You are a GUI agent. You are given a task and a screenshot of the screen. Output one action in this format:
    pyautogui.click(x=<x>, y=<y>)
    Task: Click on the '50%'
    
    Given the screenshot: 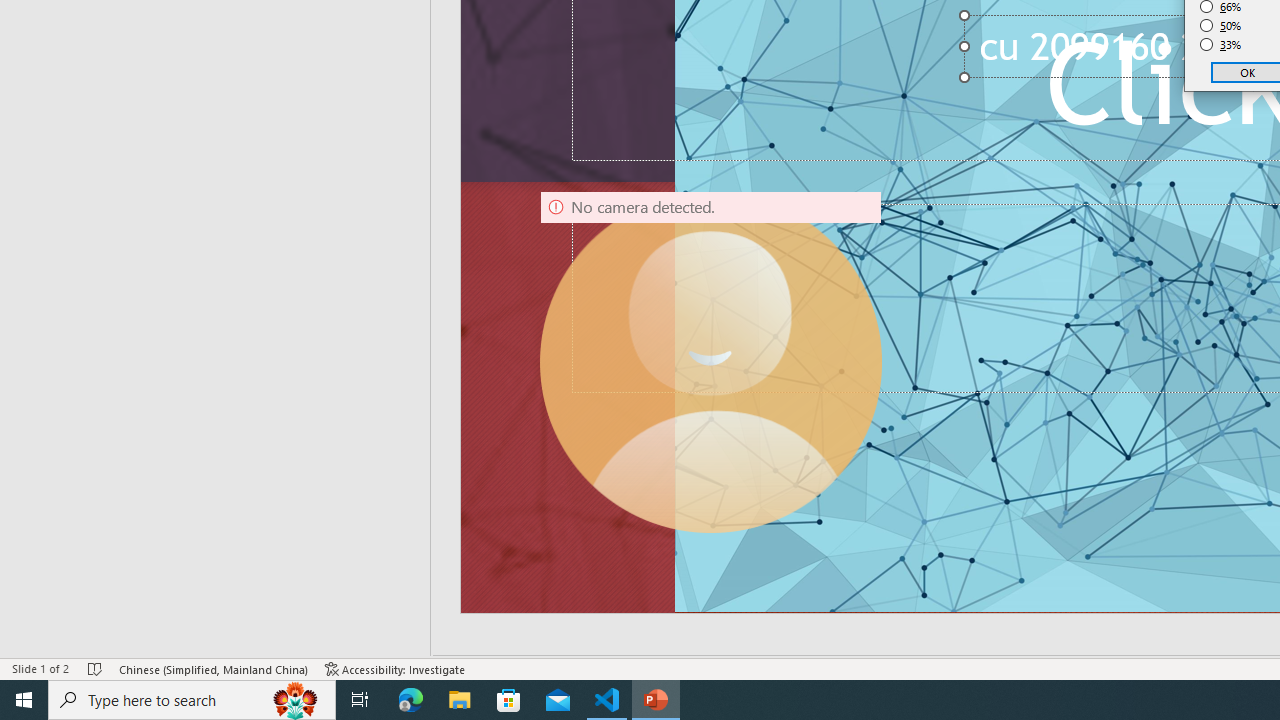 What is the action you would take?
    pyautogui.click(x=1220, y=25)
    